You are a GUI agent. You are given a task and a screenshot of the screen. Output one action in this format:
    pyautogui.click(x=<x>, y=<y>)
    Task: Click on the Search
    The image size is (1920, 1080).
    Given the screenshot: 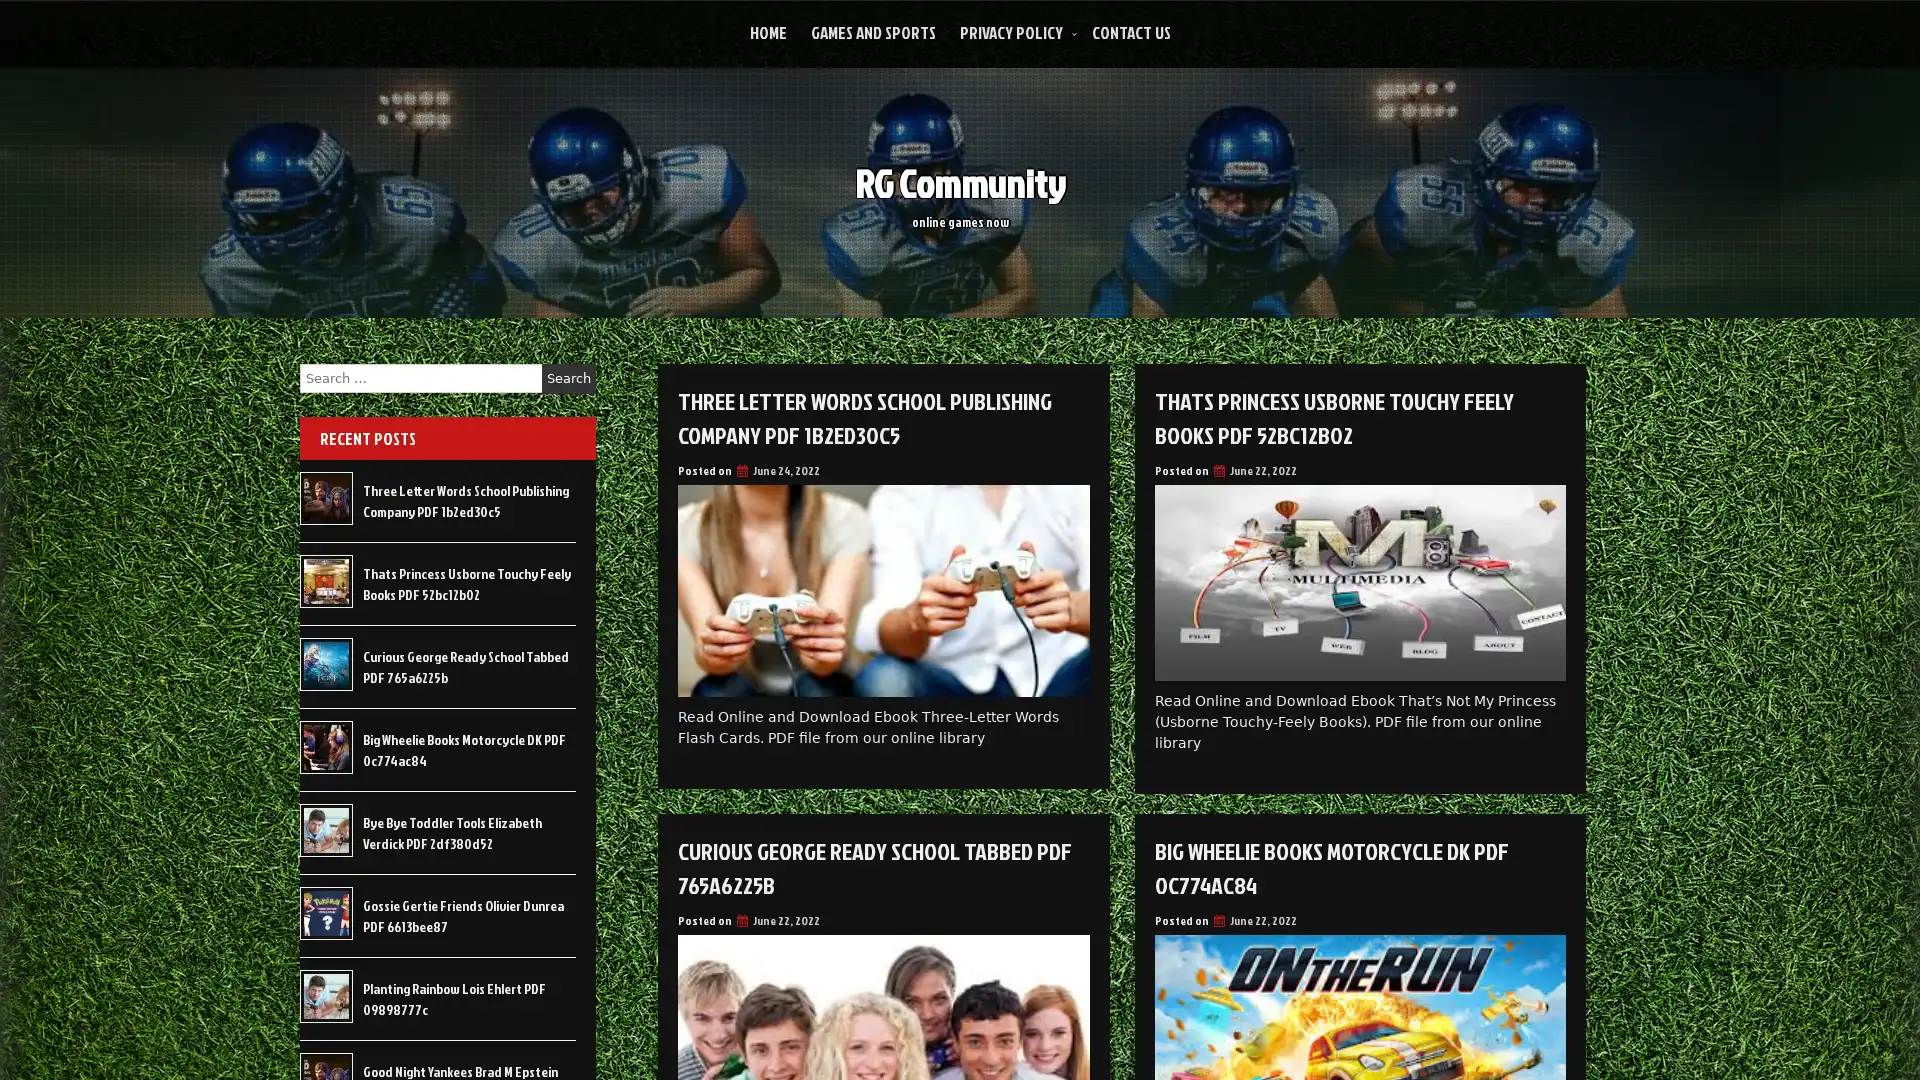 What is the action you would take?
    pyautogui.click(x=568, y=378)
    